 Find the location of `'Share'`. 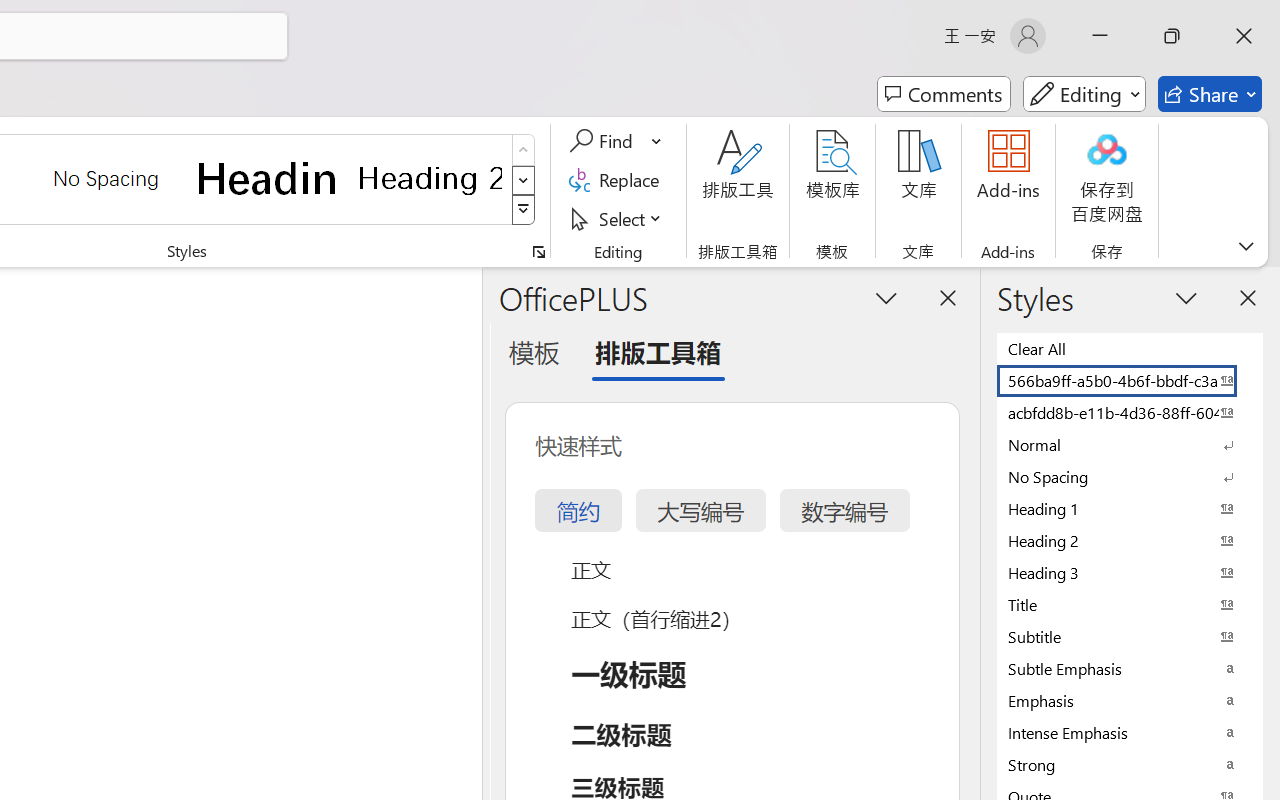

'Share' is located at coordinates (1209, 94).